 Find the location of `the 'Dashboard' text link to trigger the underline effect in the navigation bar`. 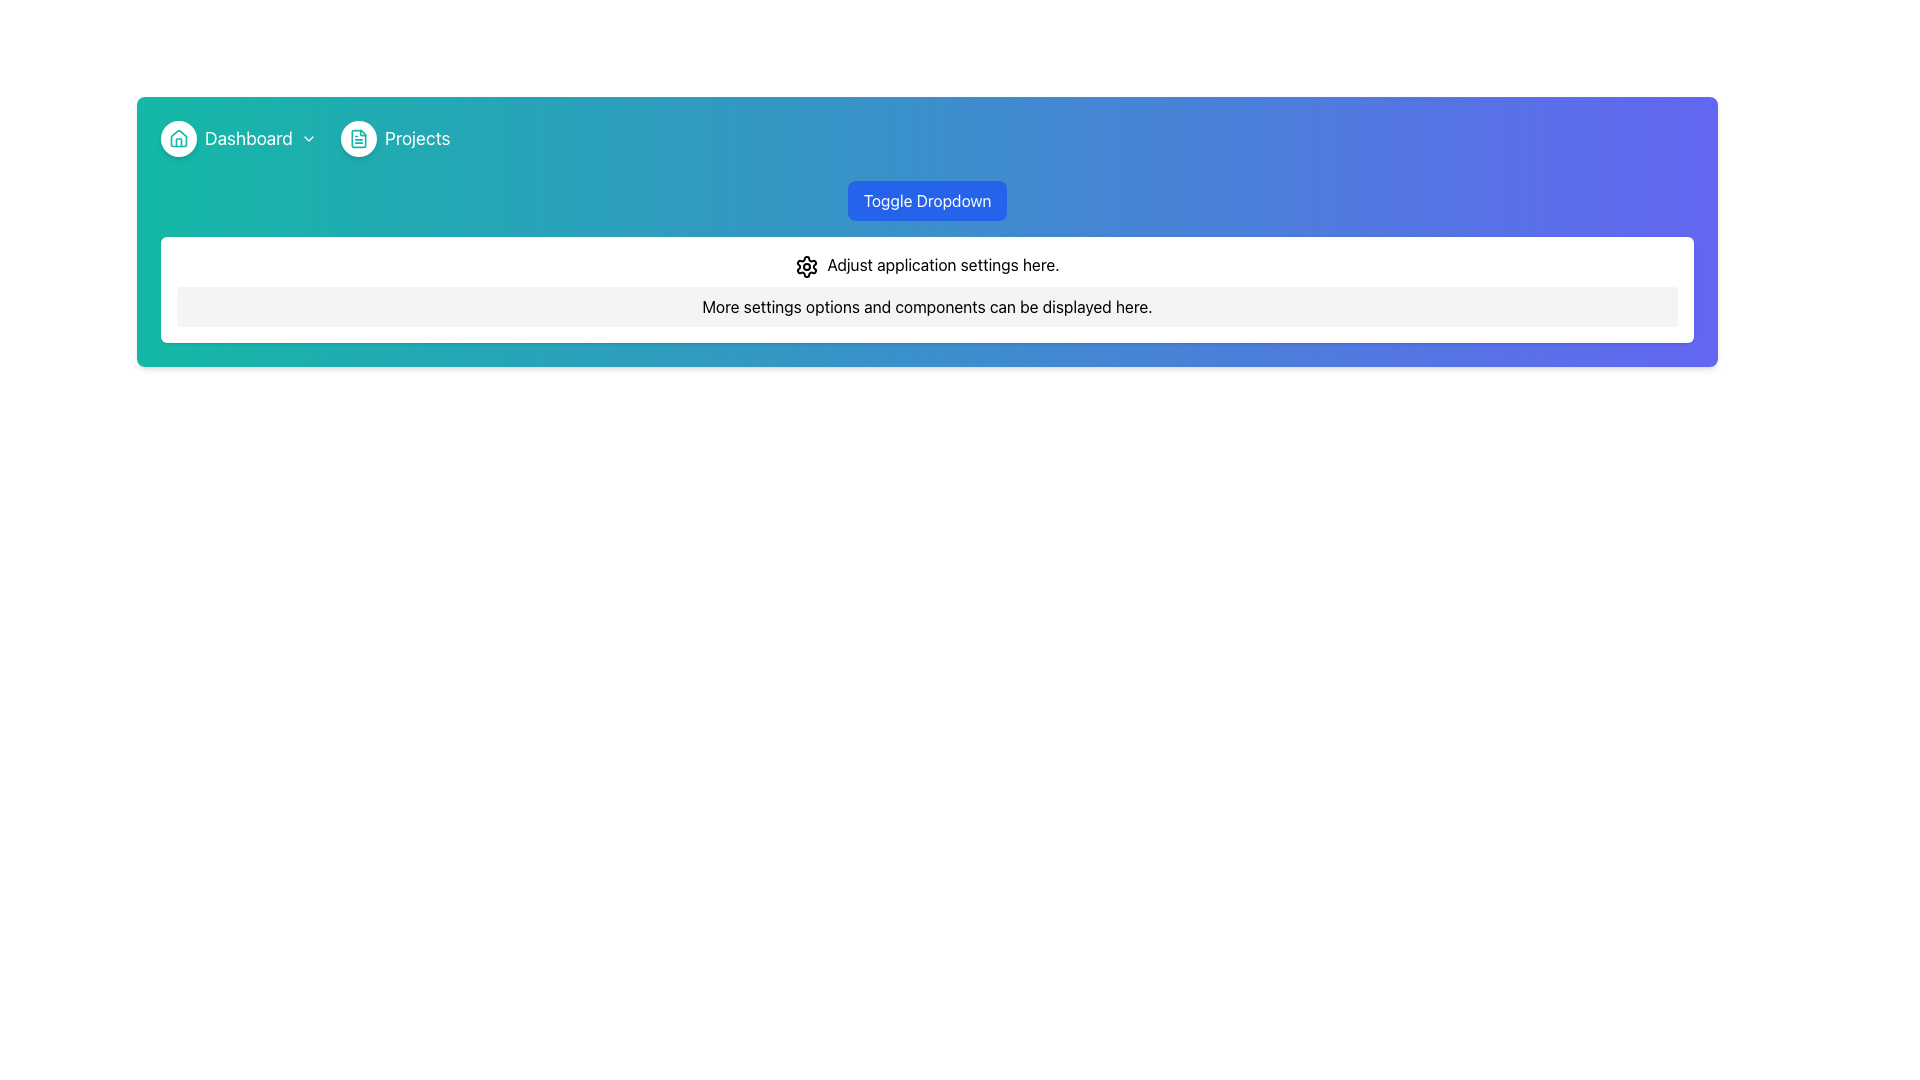

the 'Dashboard' text link to trigger the underline effect in the navigation bar is located at coordinates (248, 137).